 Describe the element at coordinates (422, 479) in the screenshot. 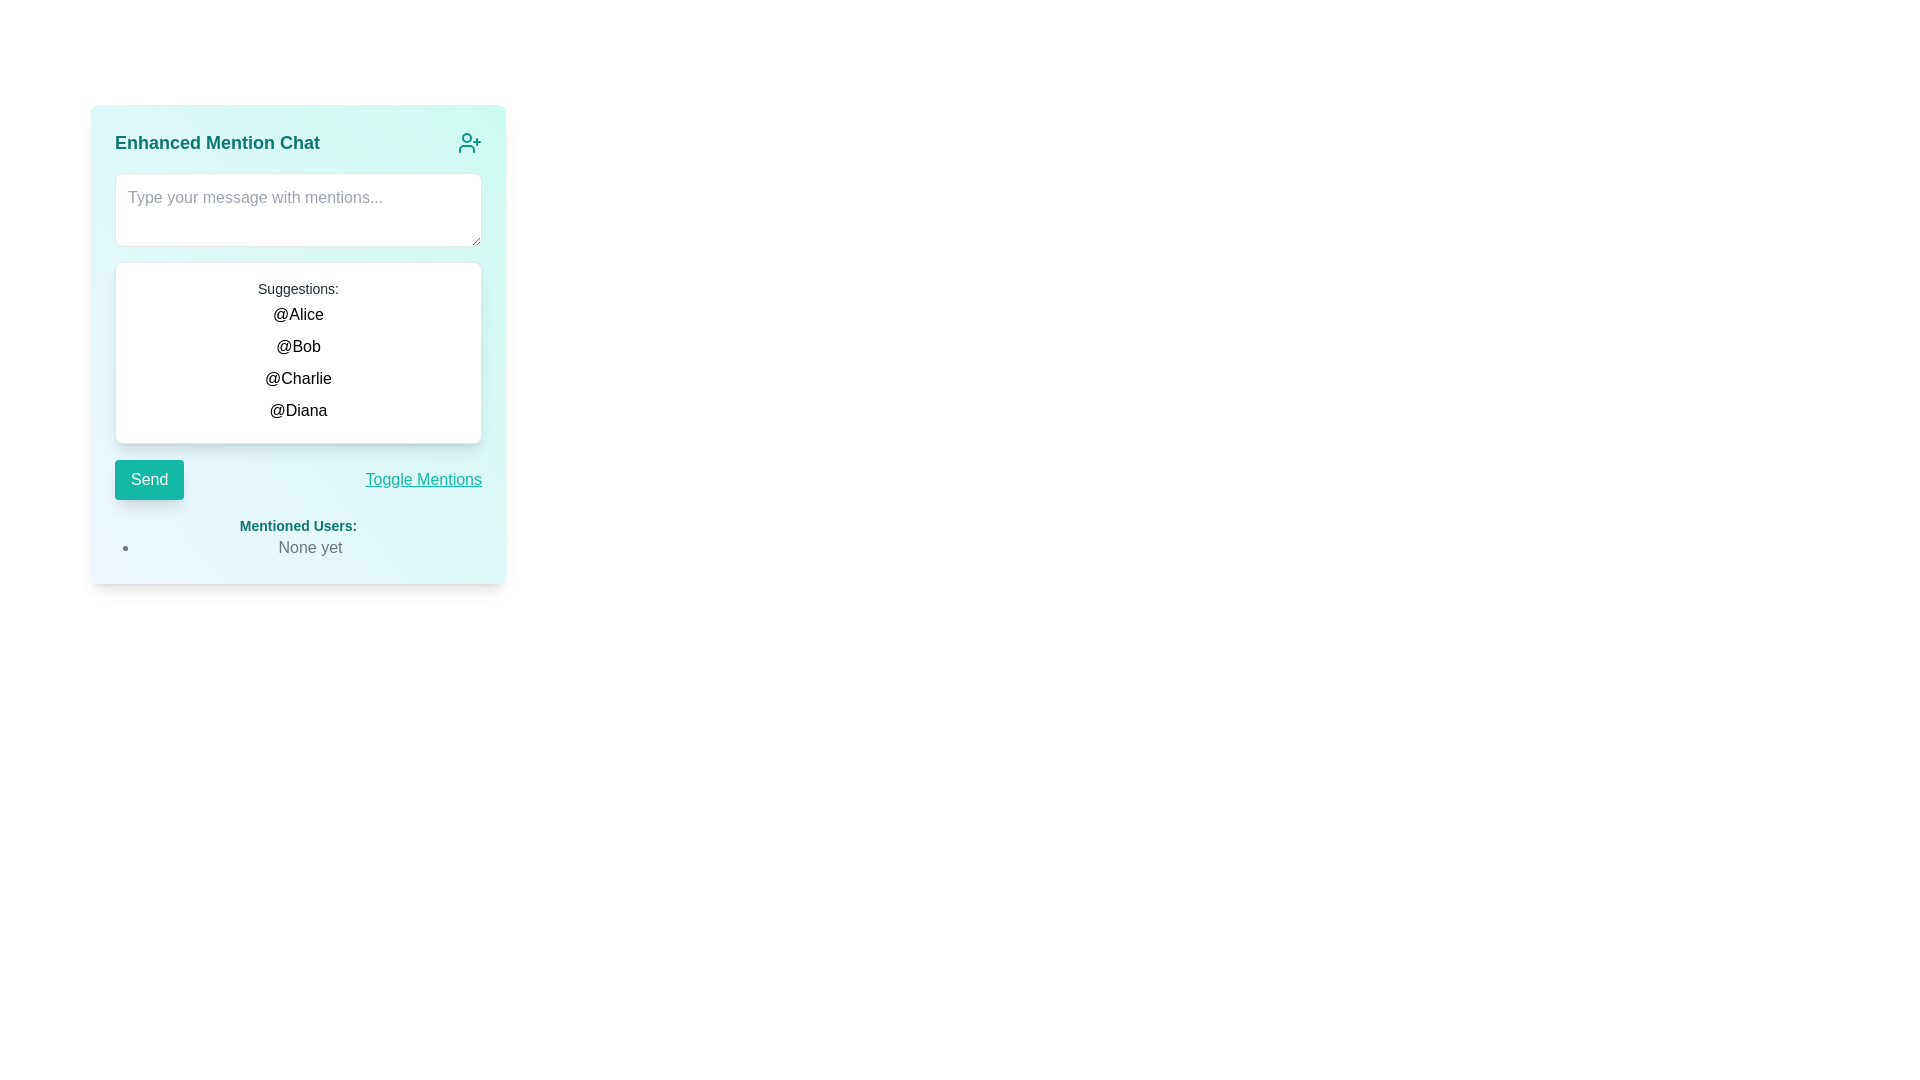

I see `the text link labeled 'Toggle Mentions'` at that location.